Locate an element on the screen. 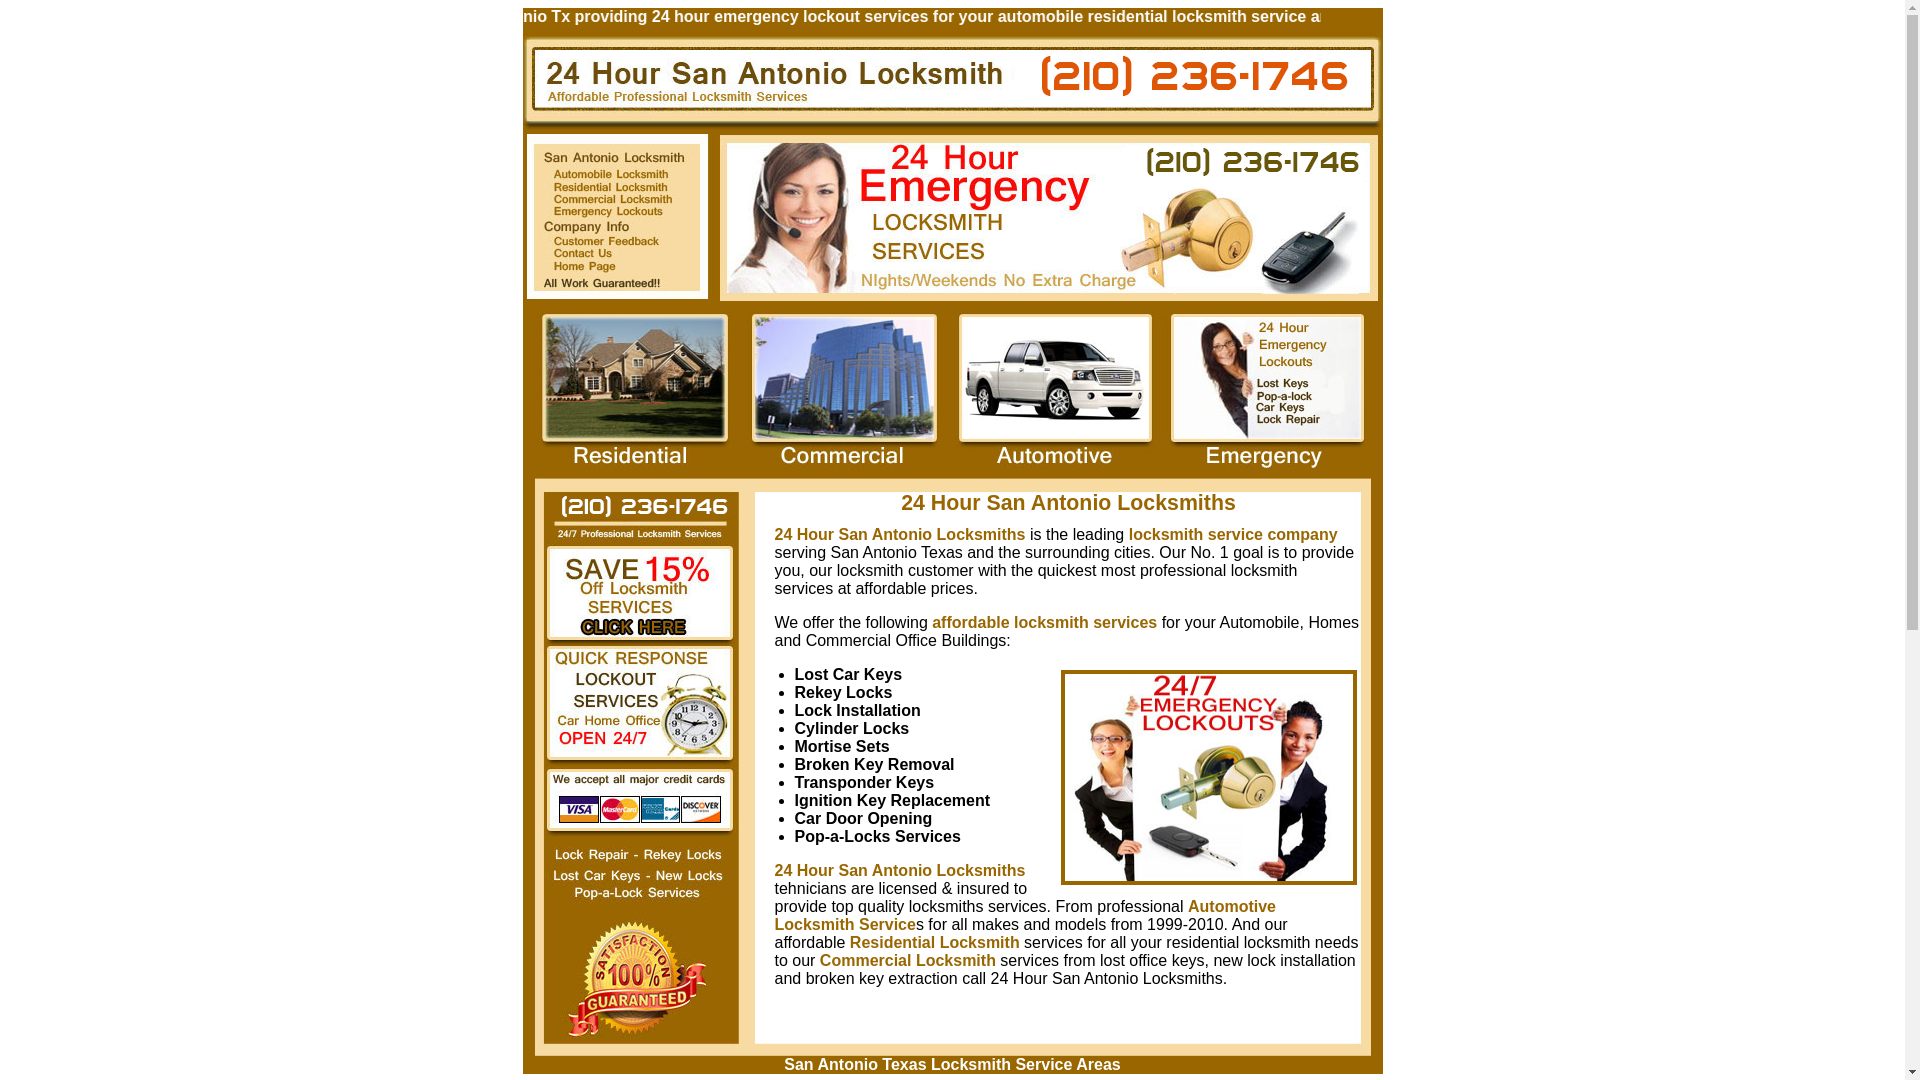  'affordable locksmith services' is located at coordinates (930, 621).